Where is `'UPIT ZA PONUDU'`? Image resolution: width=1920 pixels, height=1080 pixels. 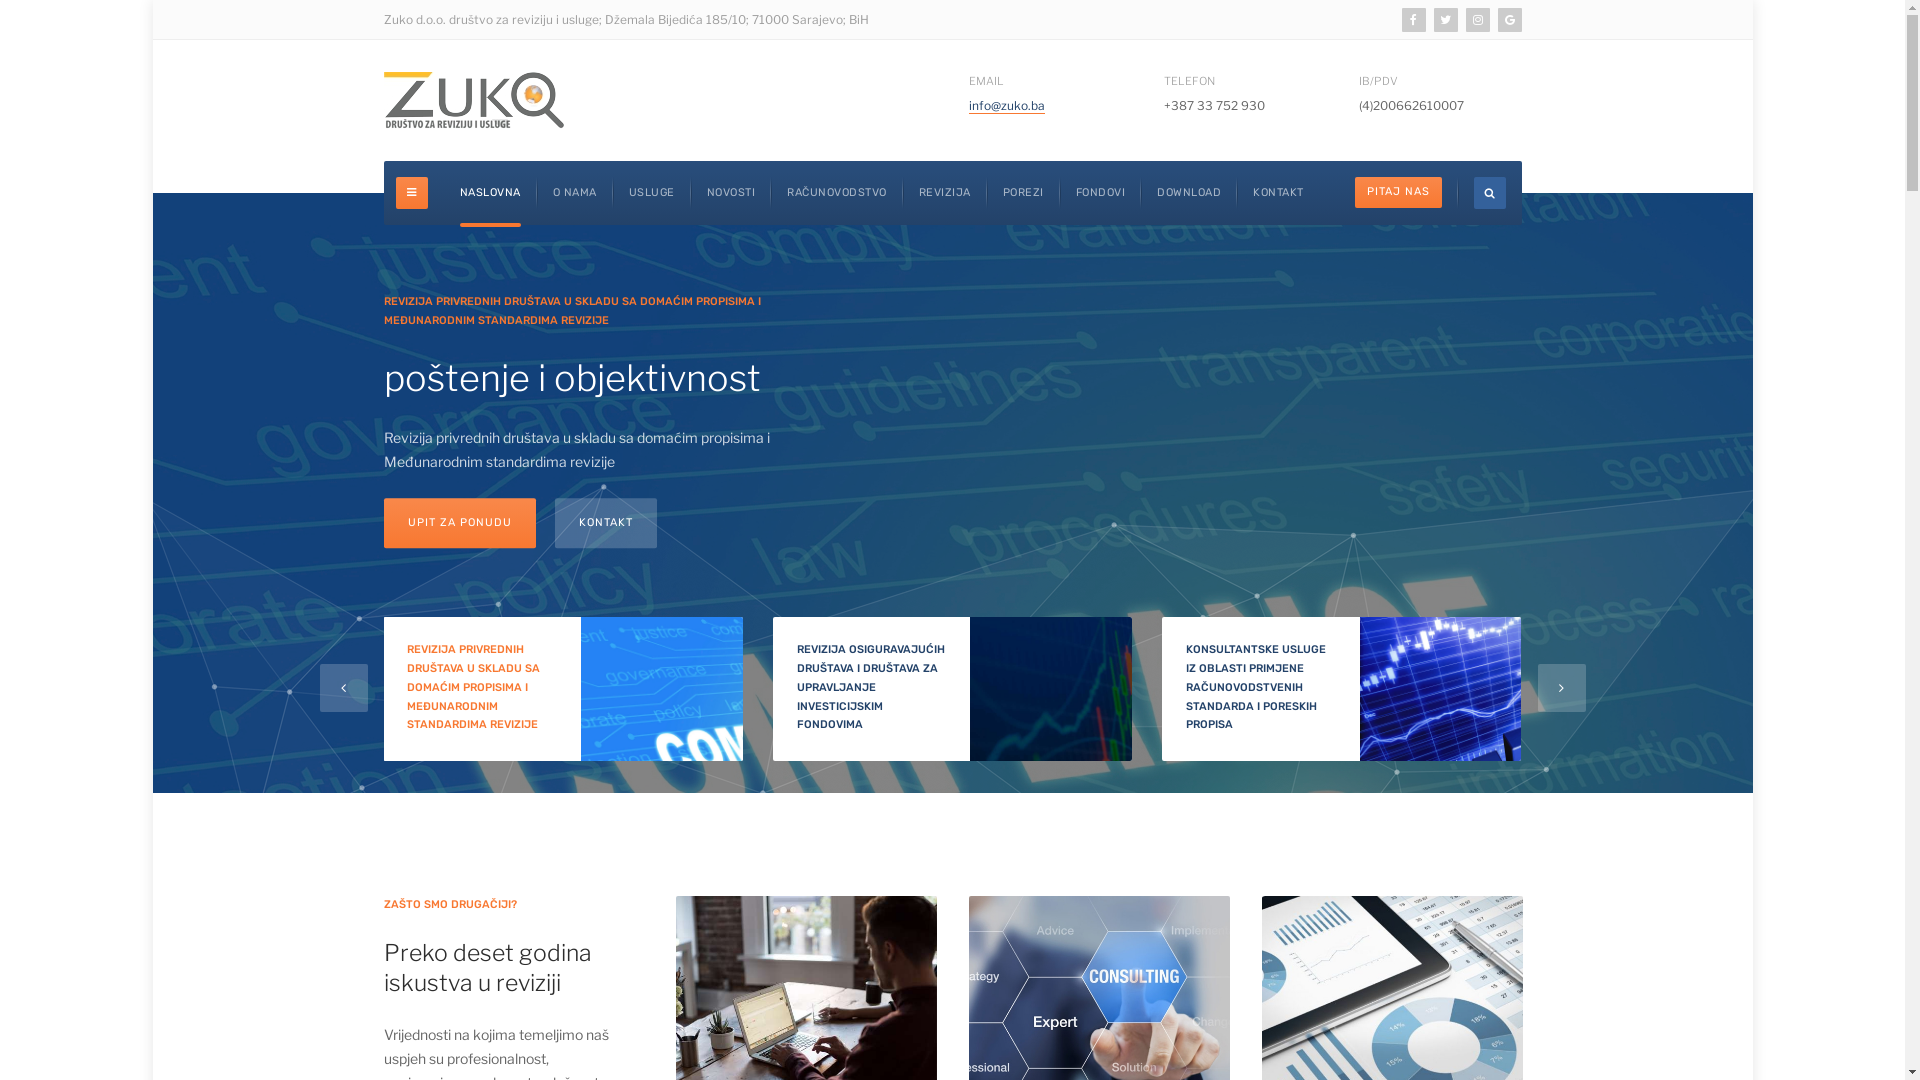
'UPIT ZA PONUDU' is located at coordinates (463, 522).